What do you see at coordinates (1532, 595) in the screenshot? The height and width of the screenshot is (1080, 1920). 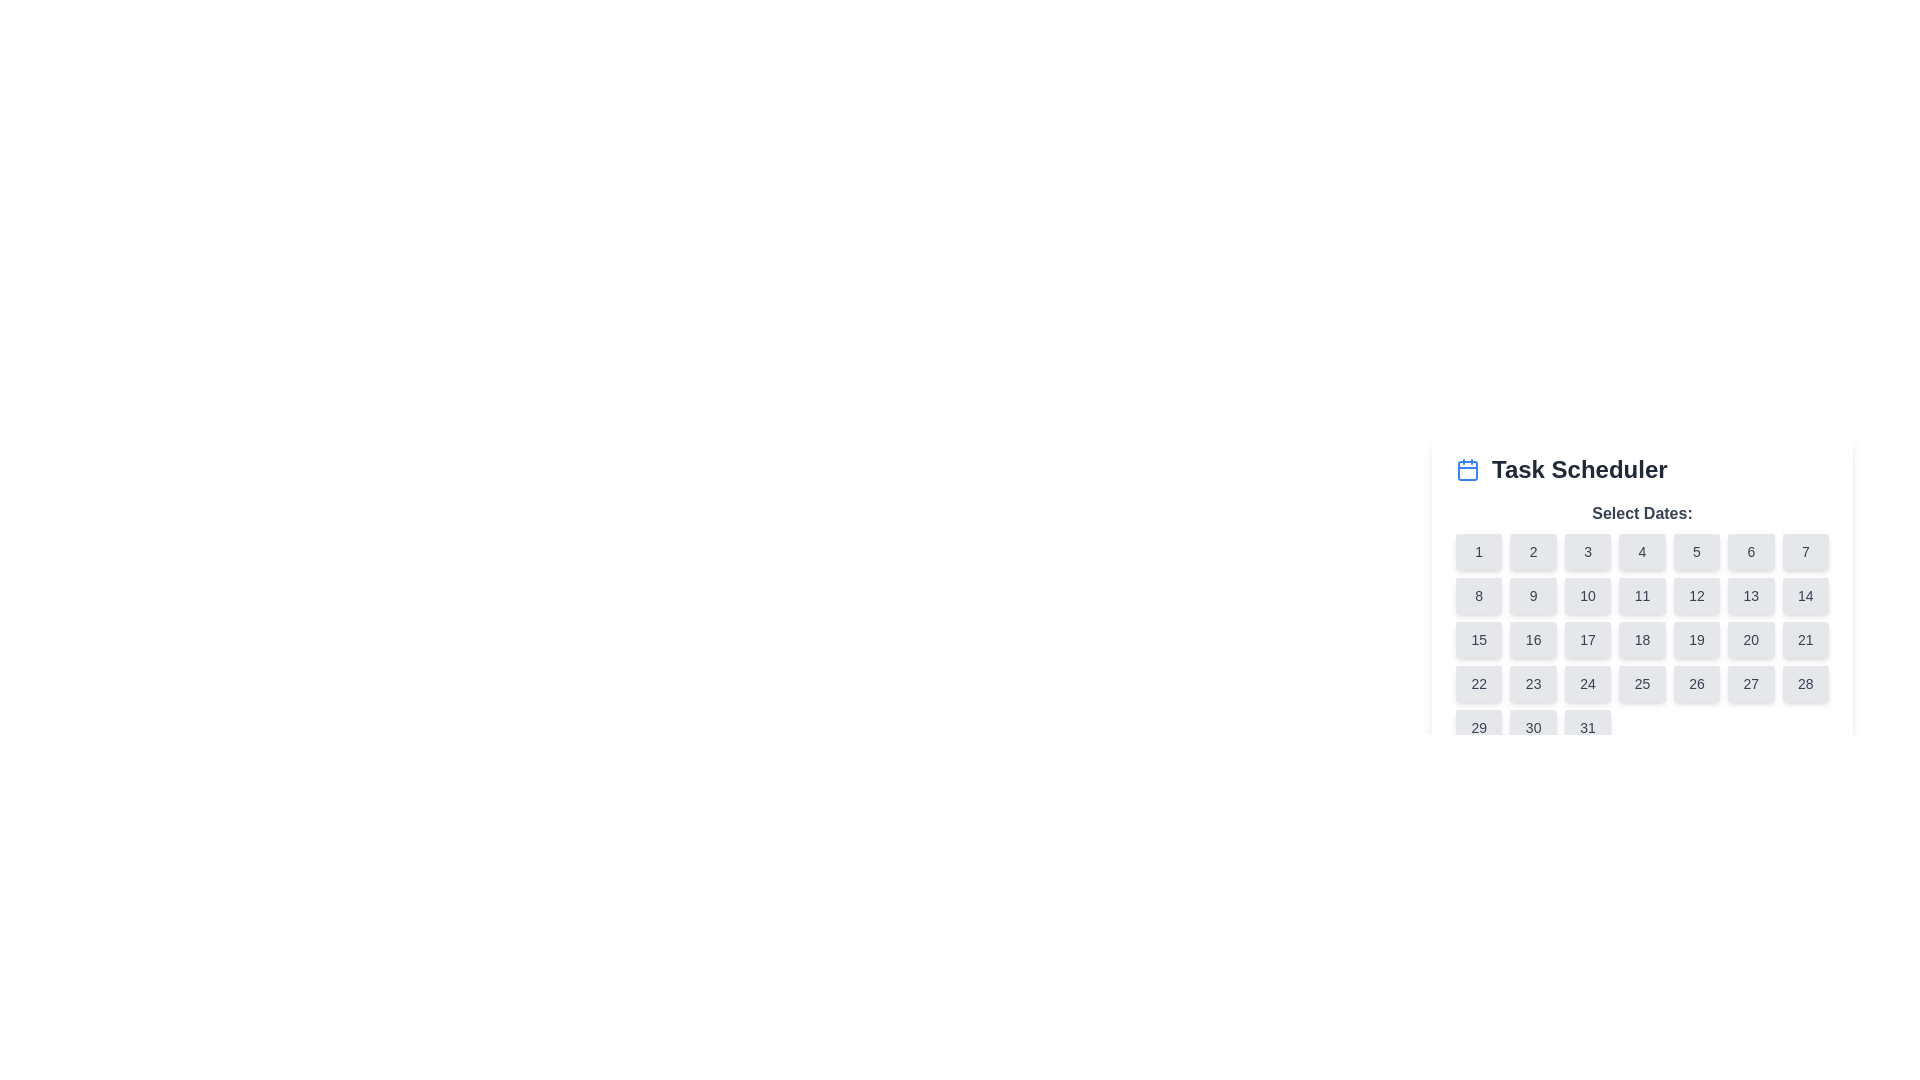 I see `the rectangular button with rounded corners displaying the number '9'` at bounding box center [1532, 595].